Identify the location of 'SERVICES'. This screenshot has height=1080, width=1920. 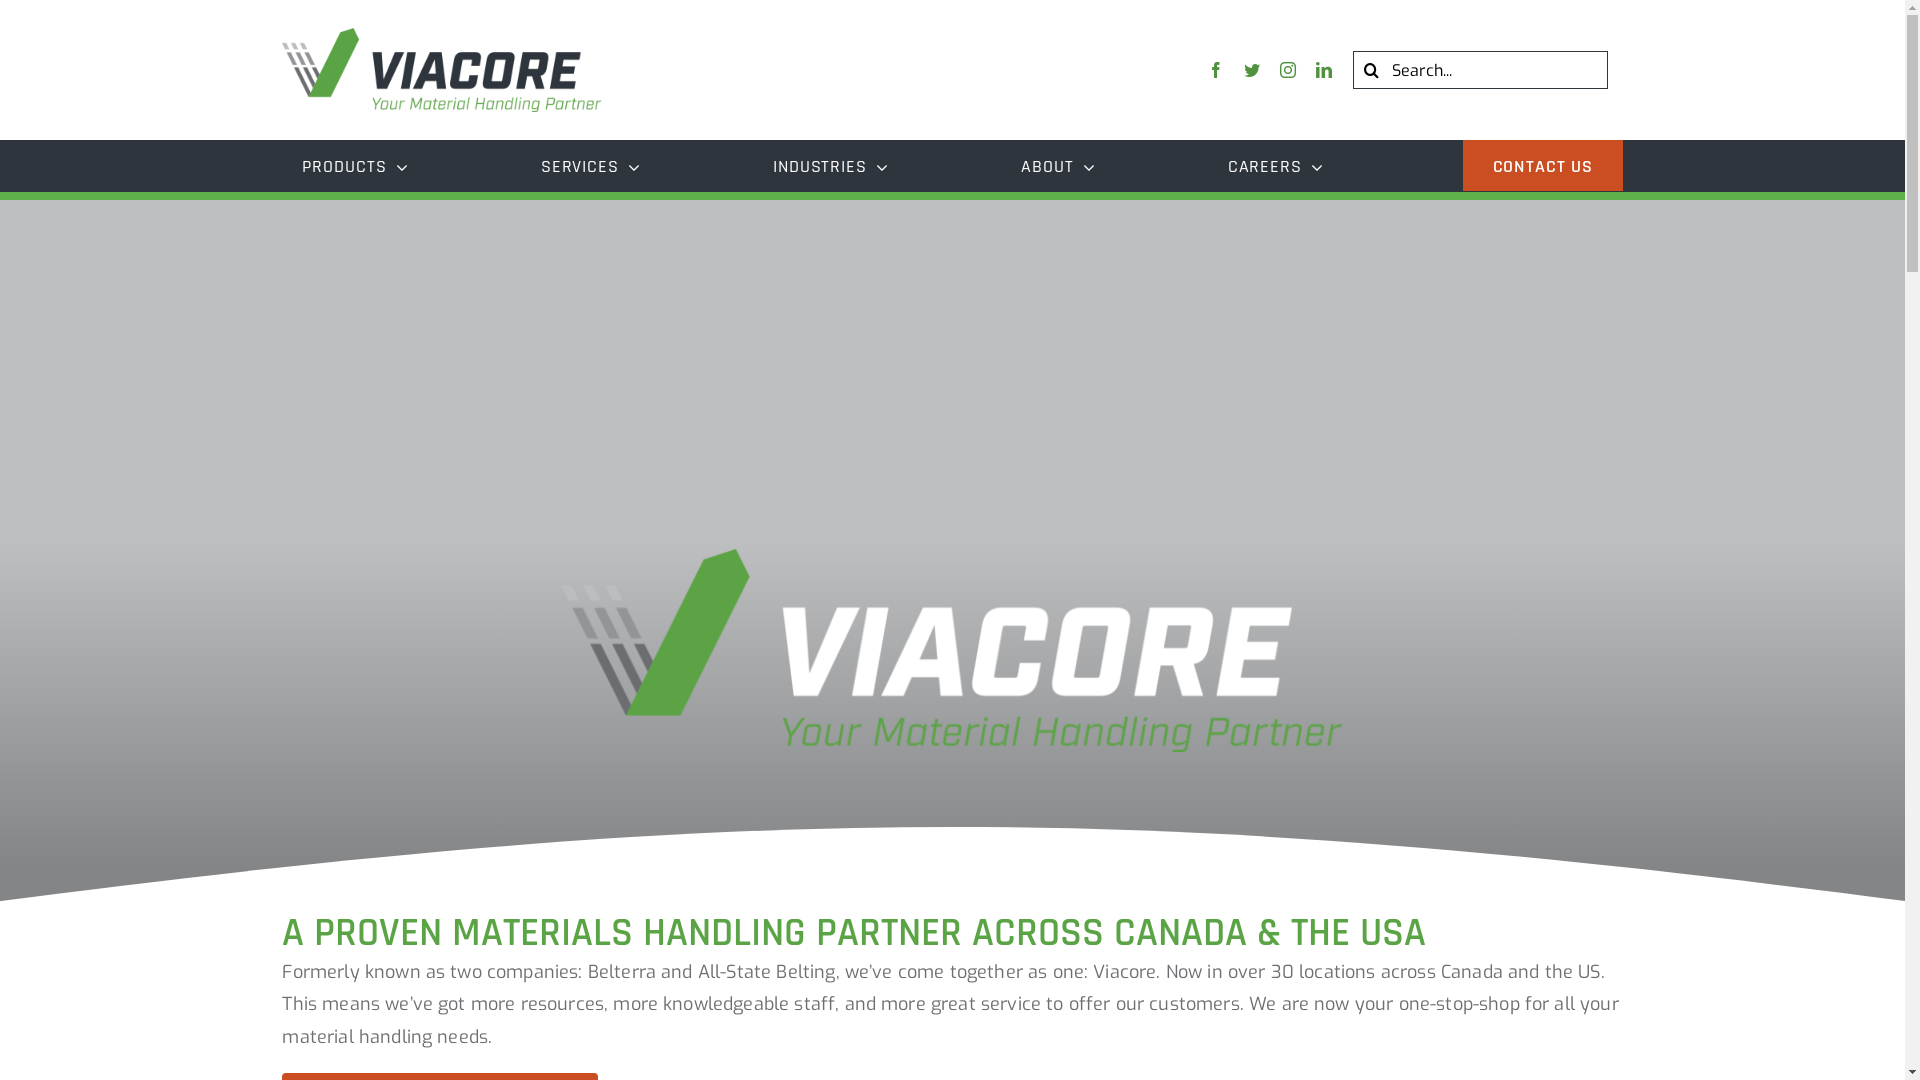
(521, 164).